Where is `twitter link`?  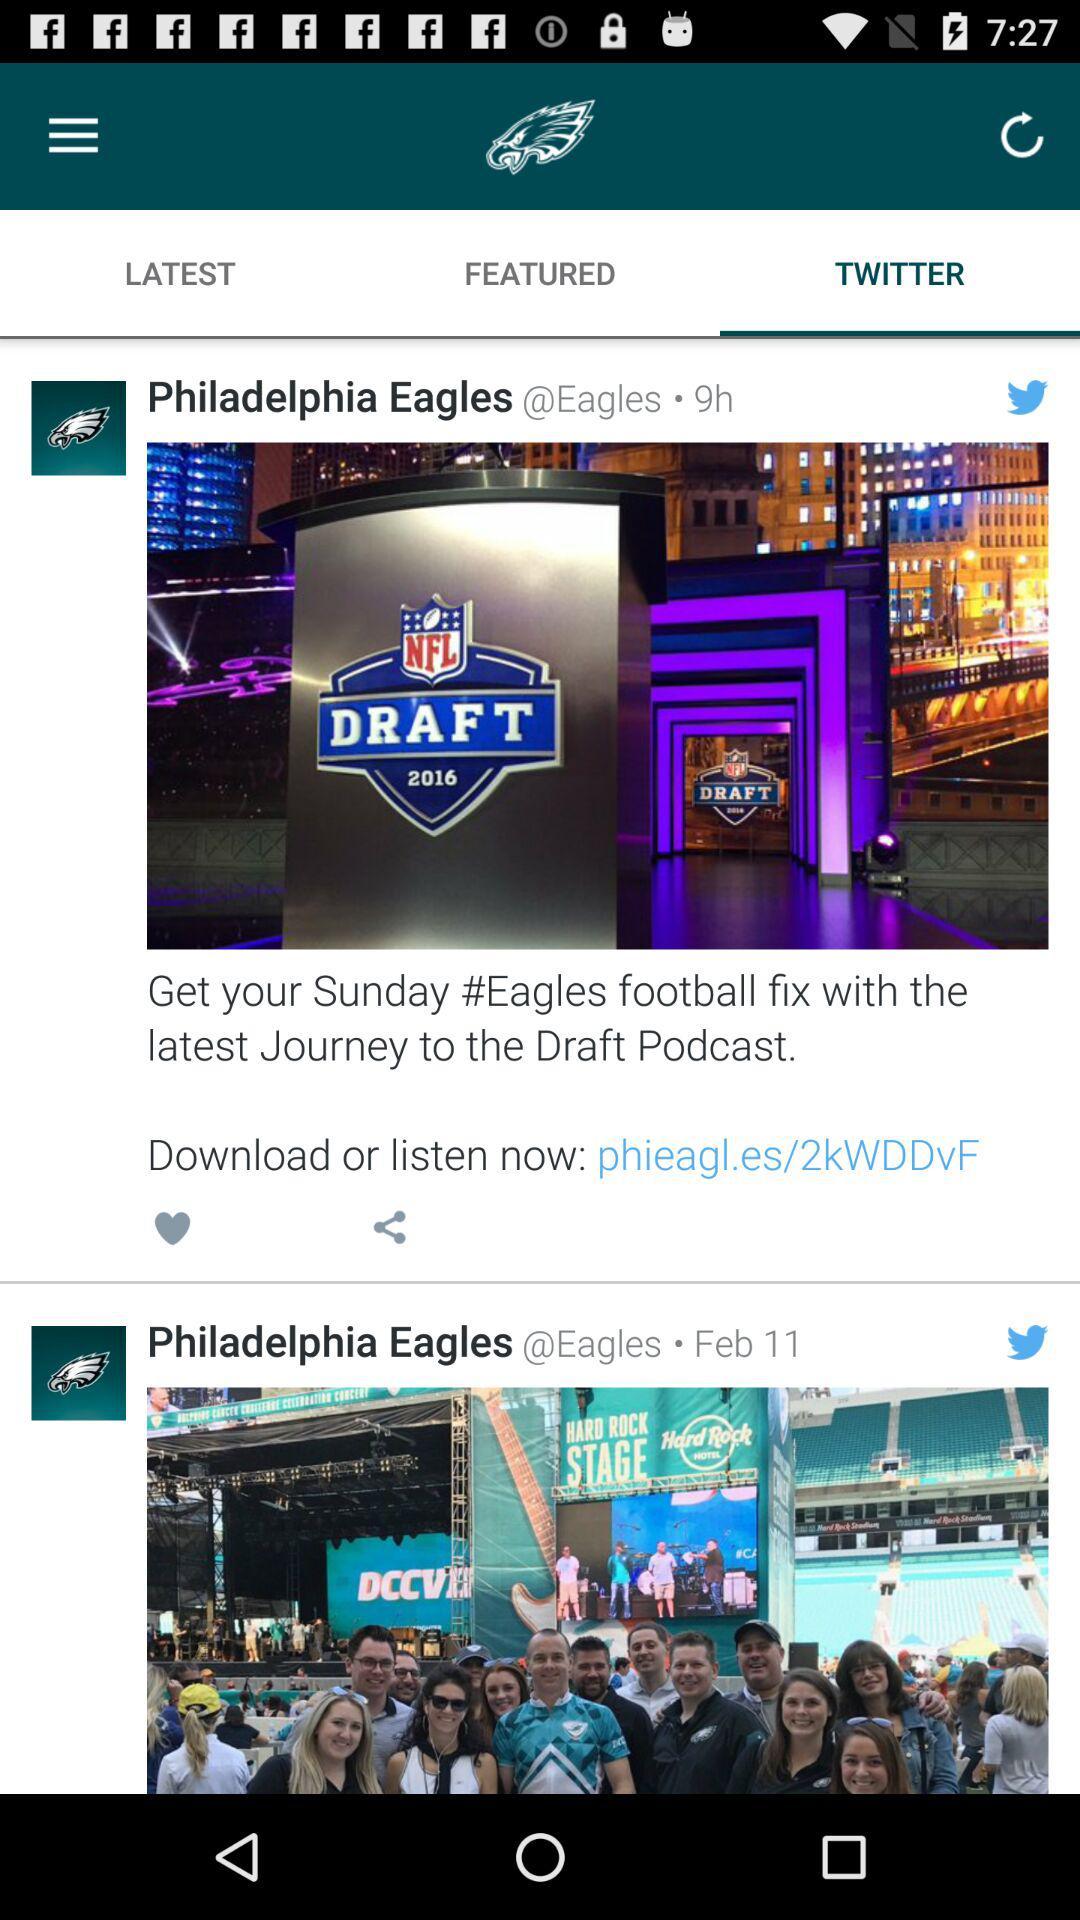 twitter link is located at coordinates (596, 1589).